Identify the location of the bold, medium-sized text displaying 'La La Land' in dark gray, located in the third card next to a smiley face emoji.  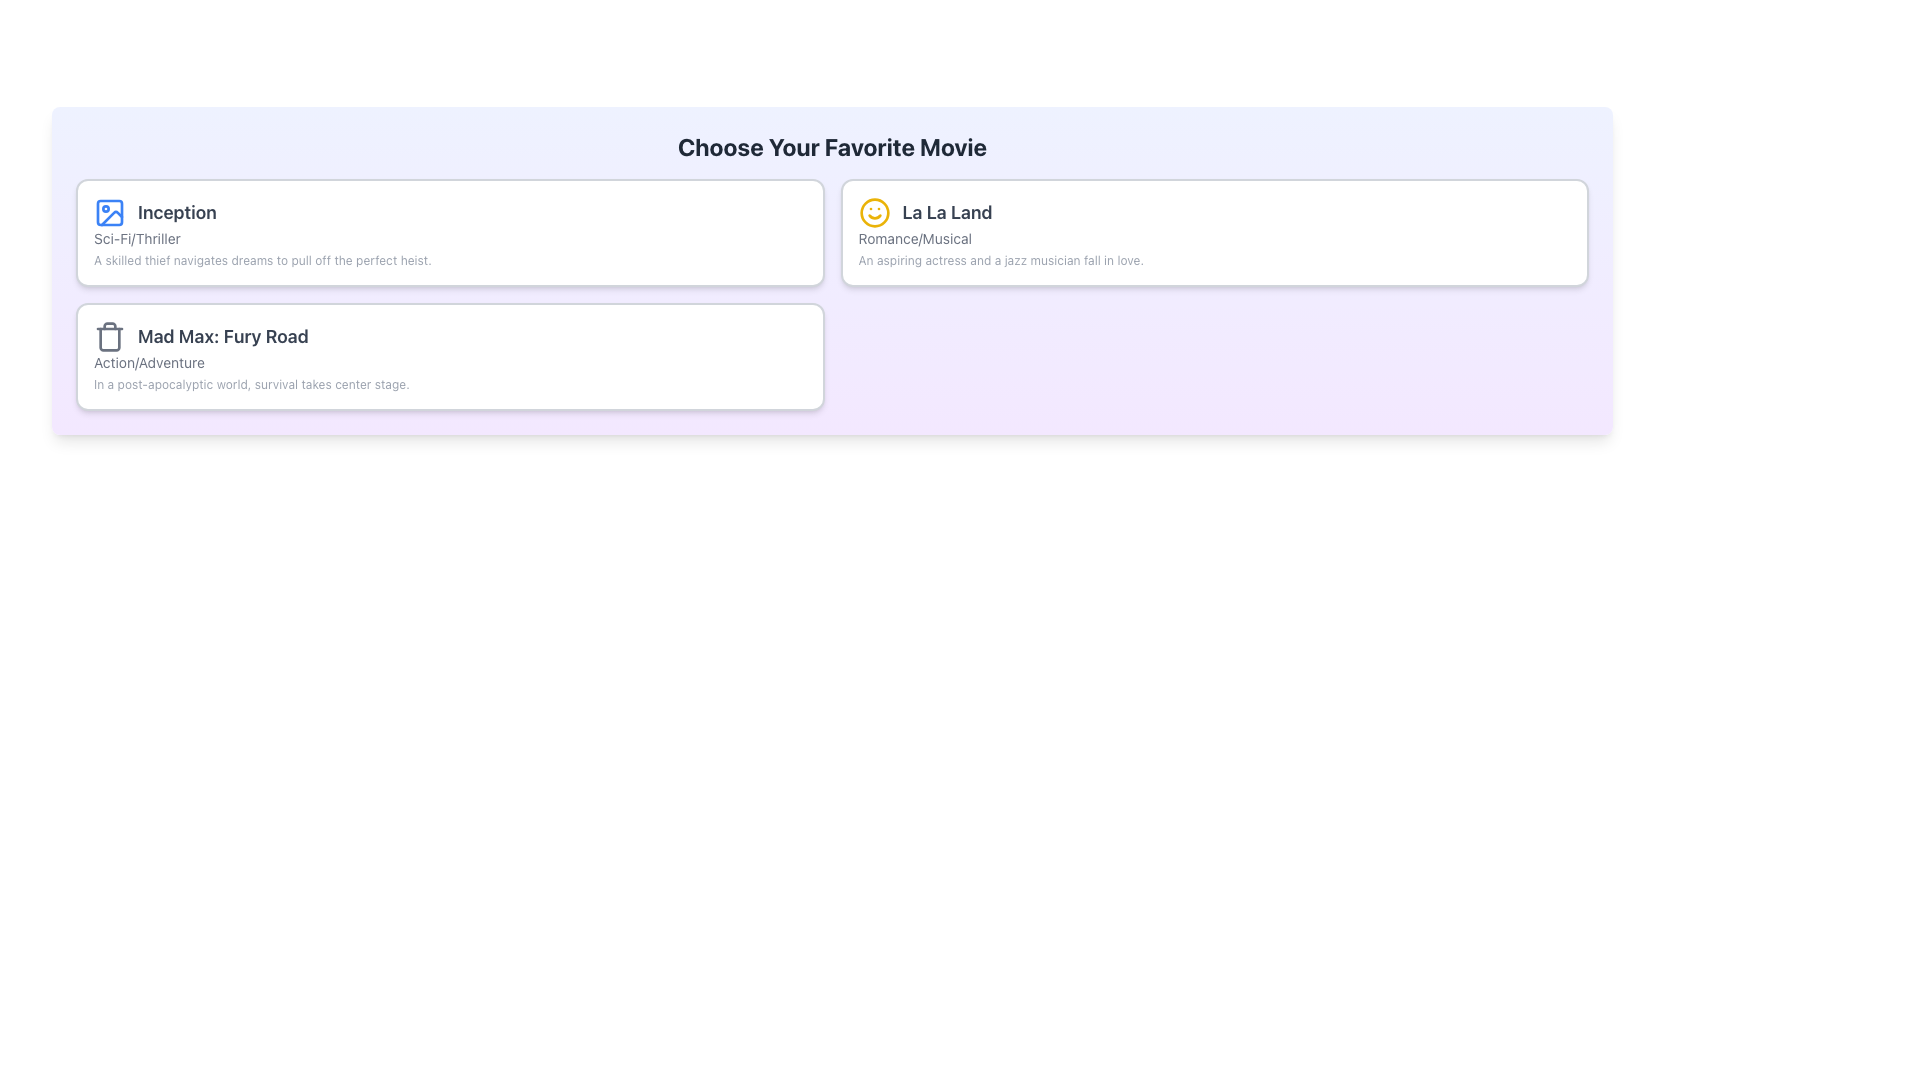
(946, 212).